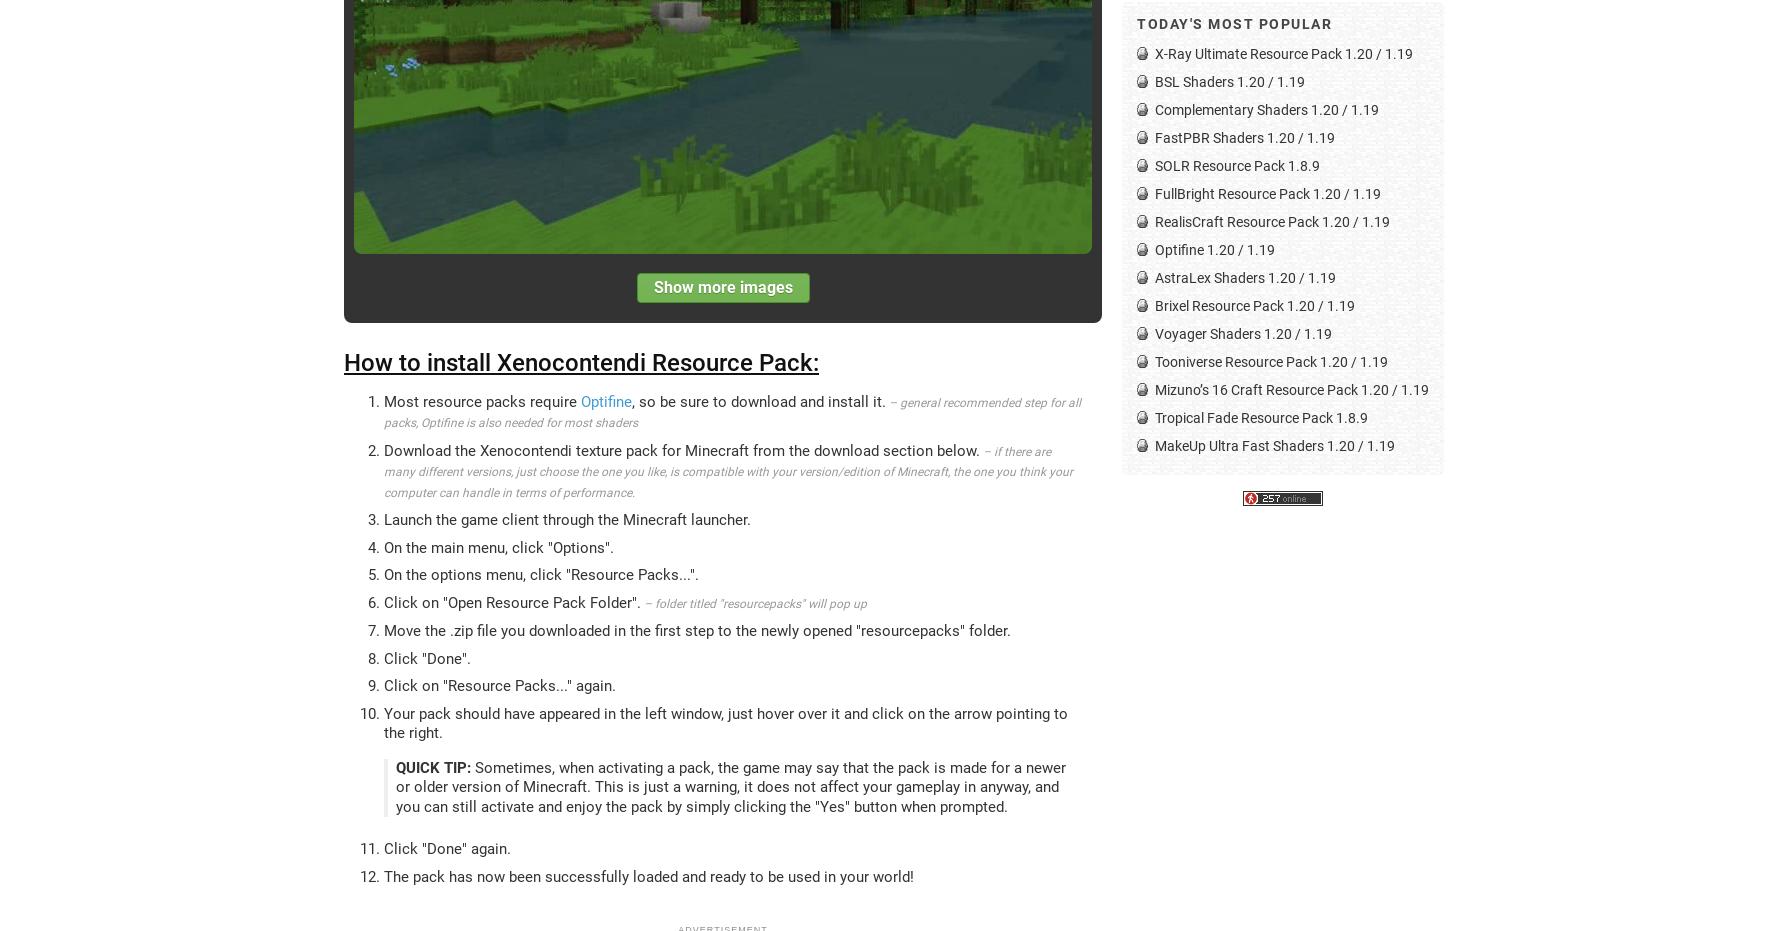 The height and width of the screenshot is (931, 1788). I want to click on 'On the options menu, click "Resource Packs...".', so click(541, 573).